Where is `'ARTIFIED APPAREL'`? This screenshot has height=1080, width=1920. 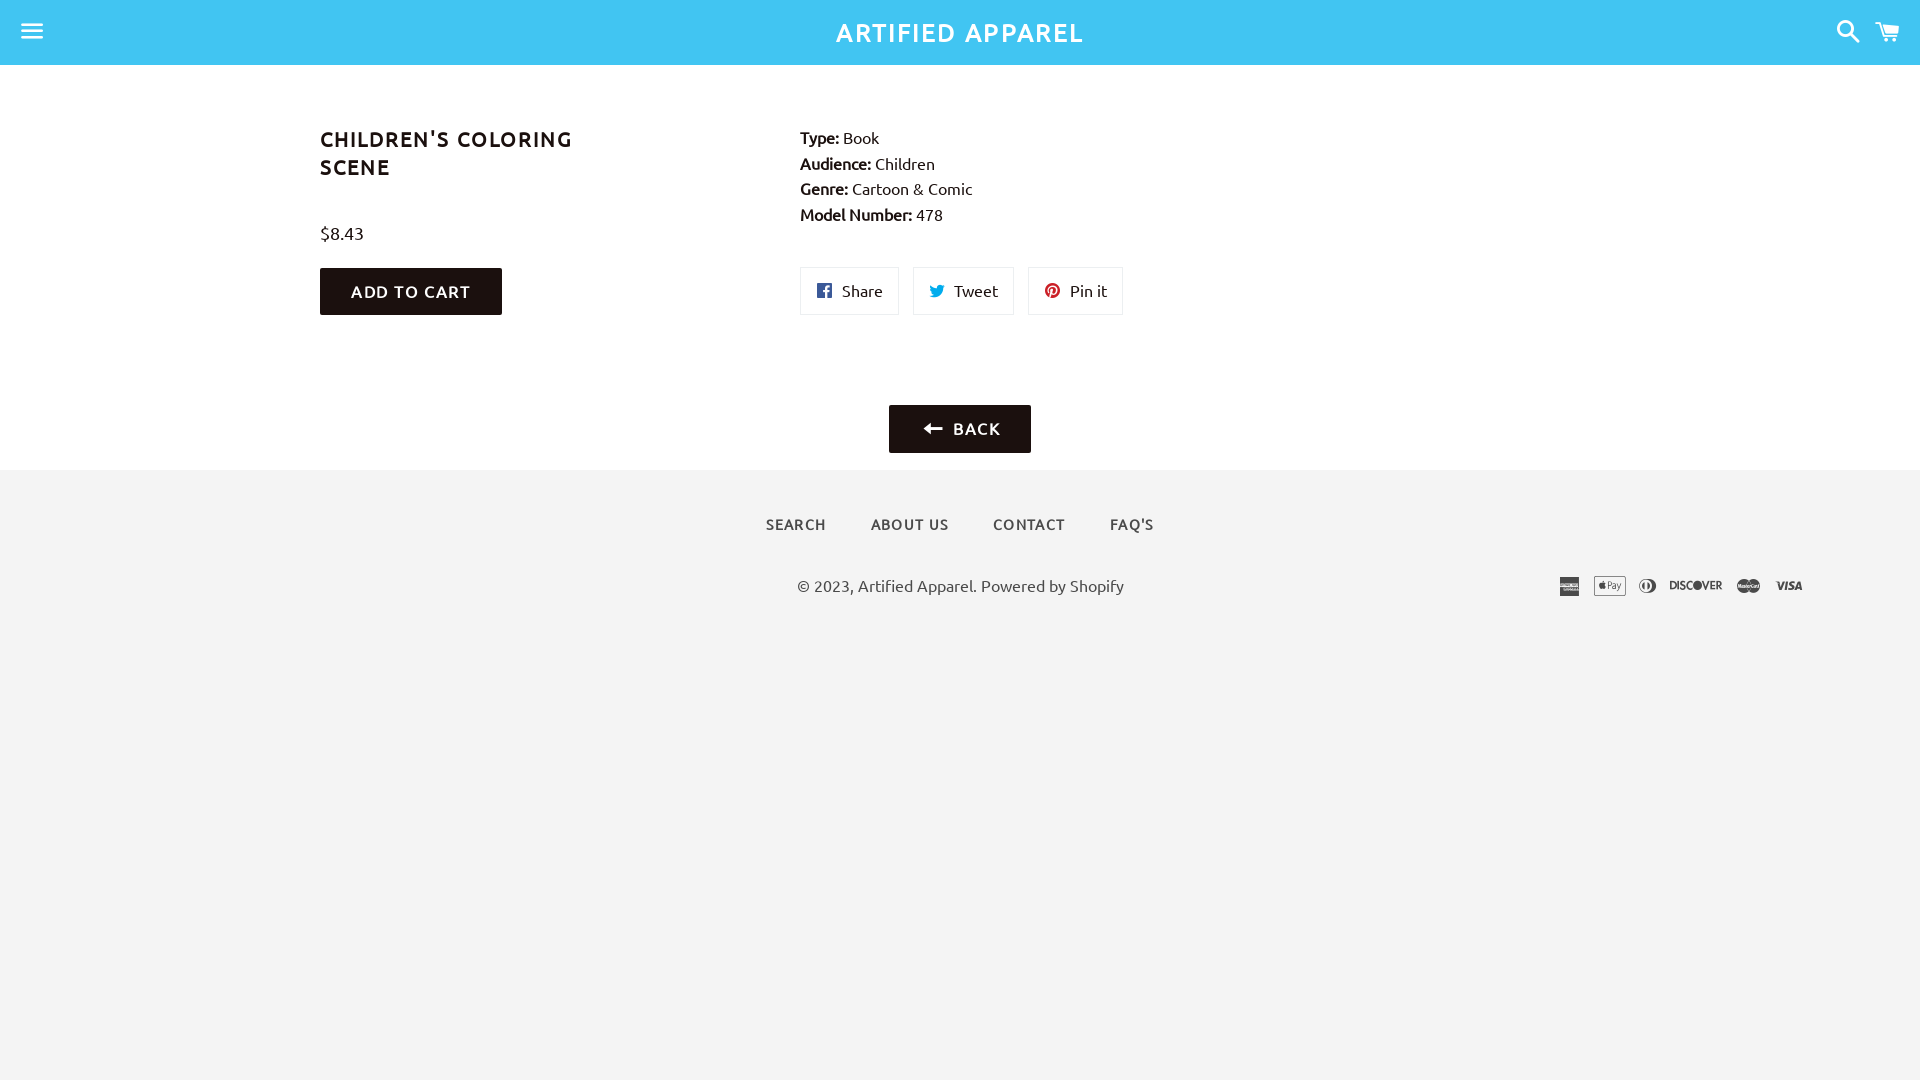 'ARTIFIED APPAREL' is located at coordinates (326, 33).